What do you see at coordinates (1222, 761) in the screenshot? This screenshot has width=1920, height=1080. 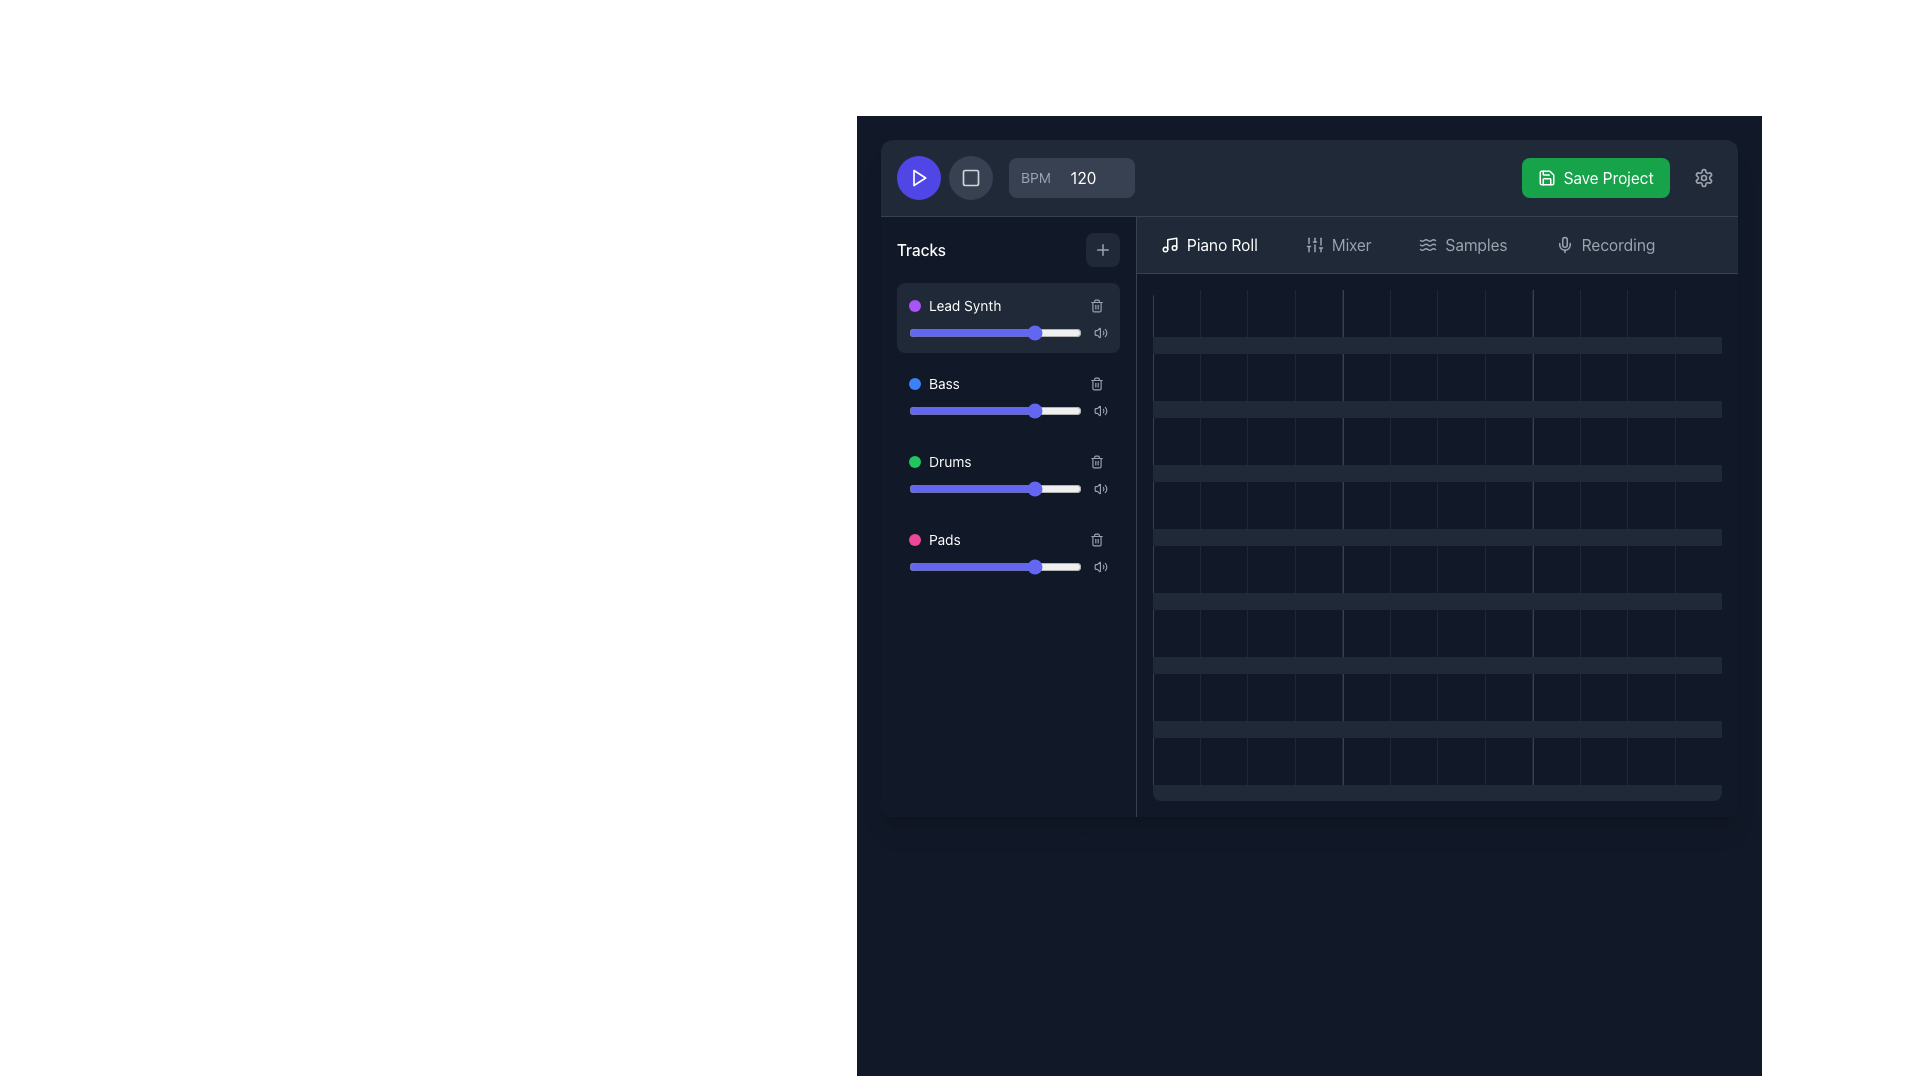 I see `the dark gray grid cell located in the last row and second column from the left` at bounding box center [1222, 761].